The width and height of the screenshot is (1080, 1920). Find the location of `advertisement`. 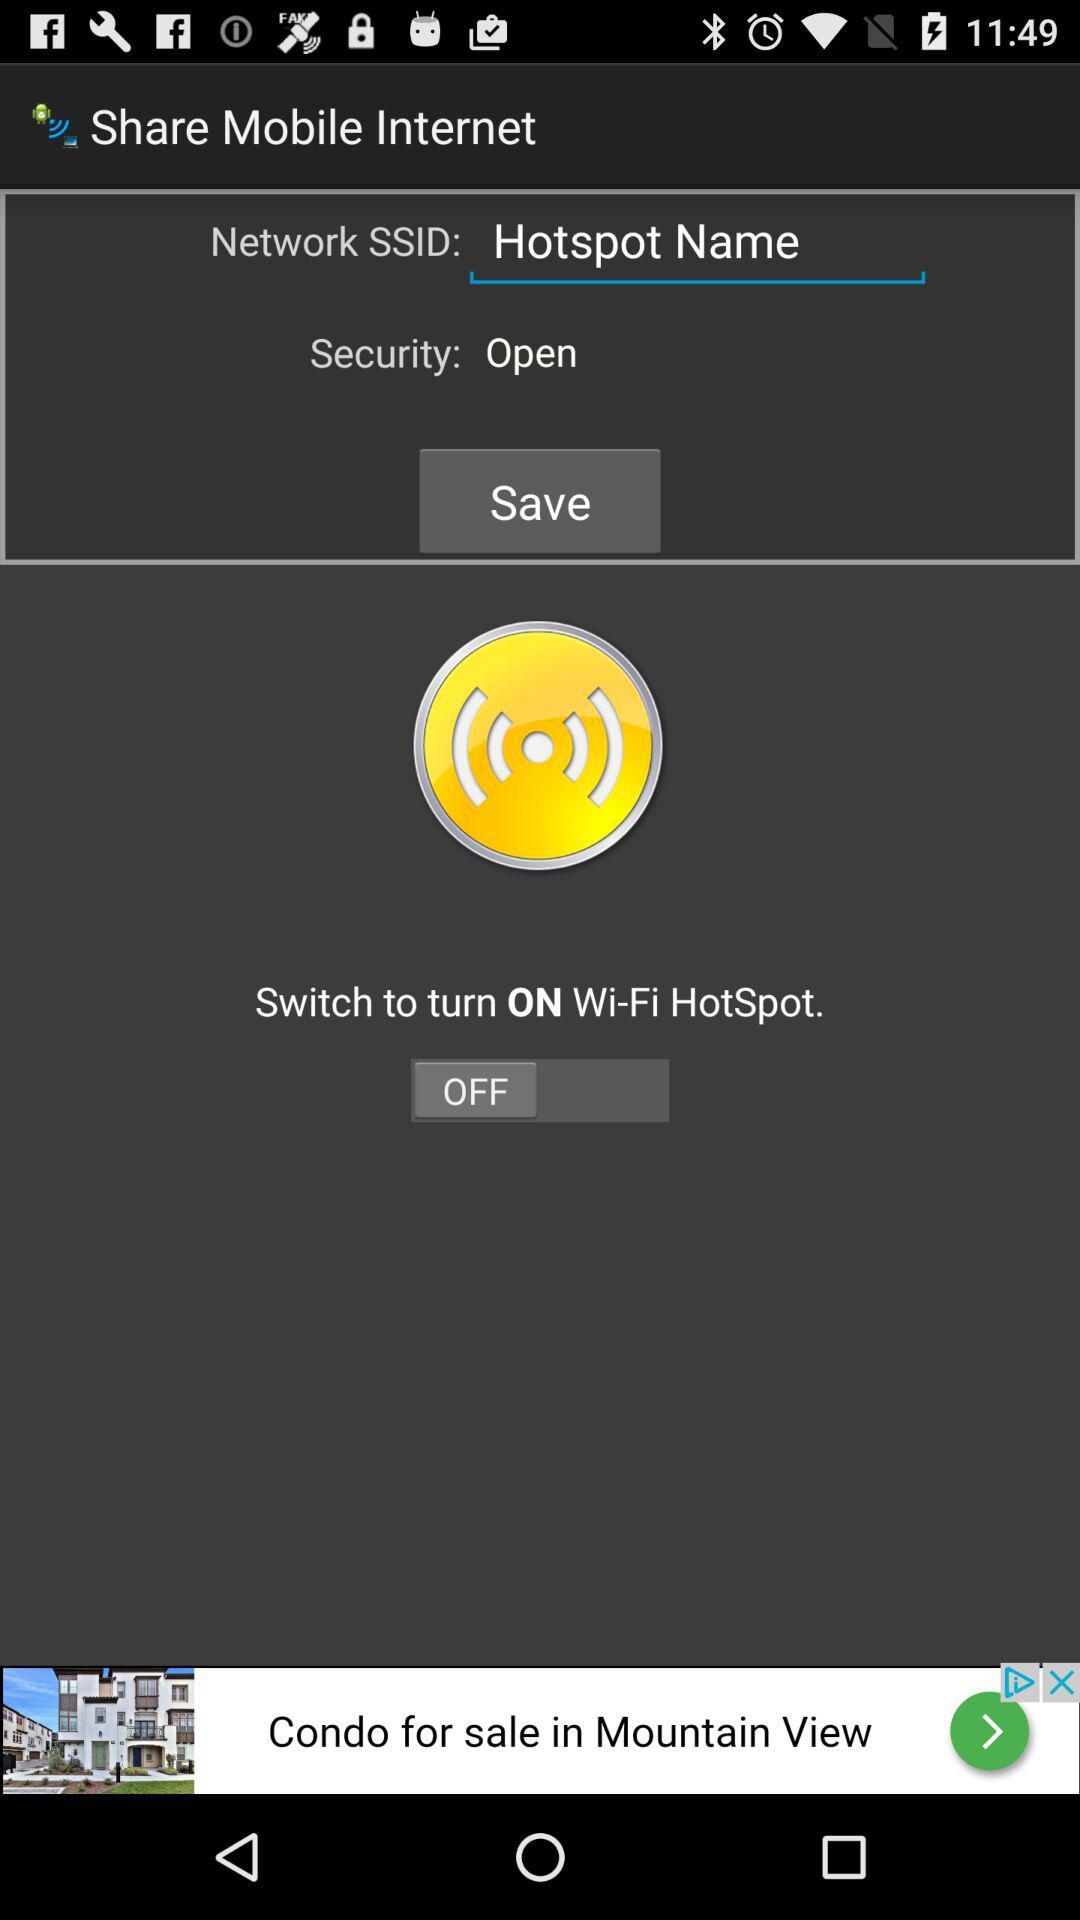

advertisement is located at coordinates (540, 1727).